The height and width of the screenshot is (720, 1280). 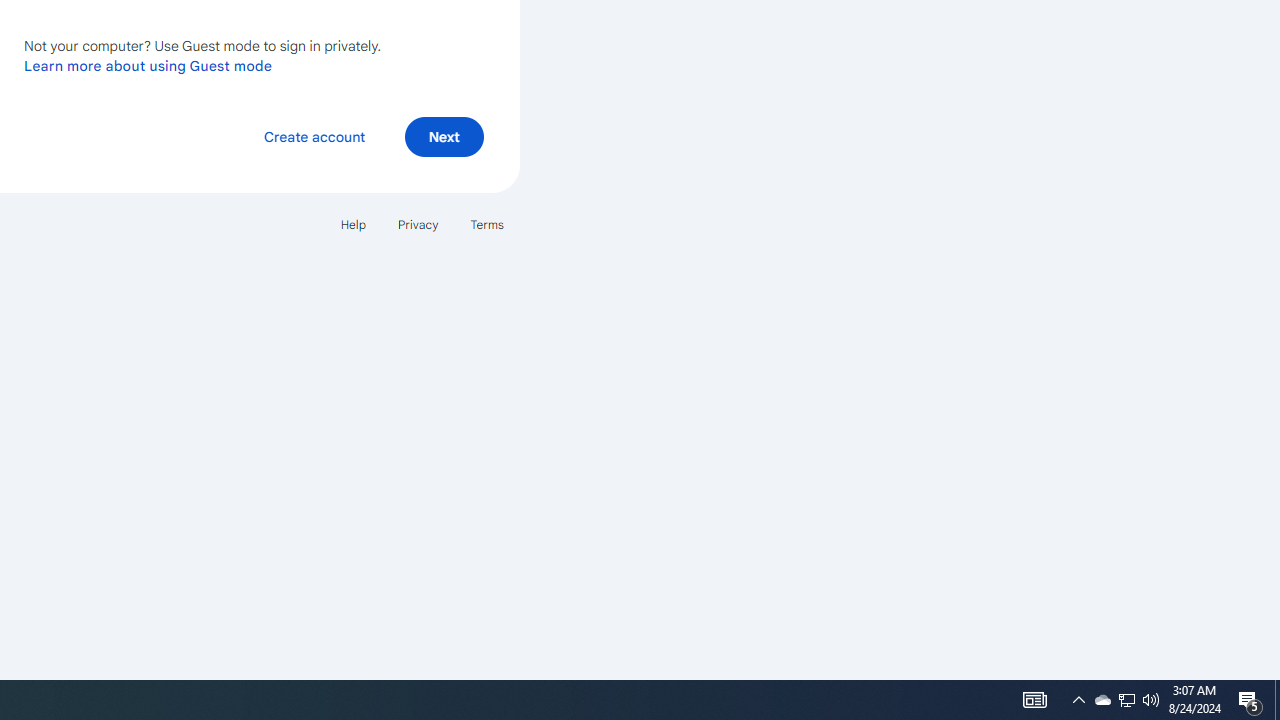 What do you see at coordinates (313, 135) in the screenshot?
I see `'Create account'` at bounding box center [313, 135].